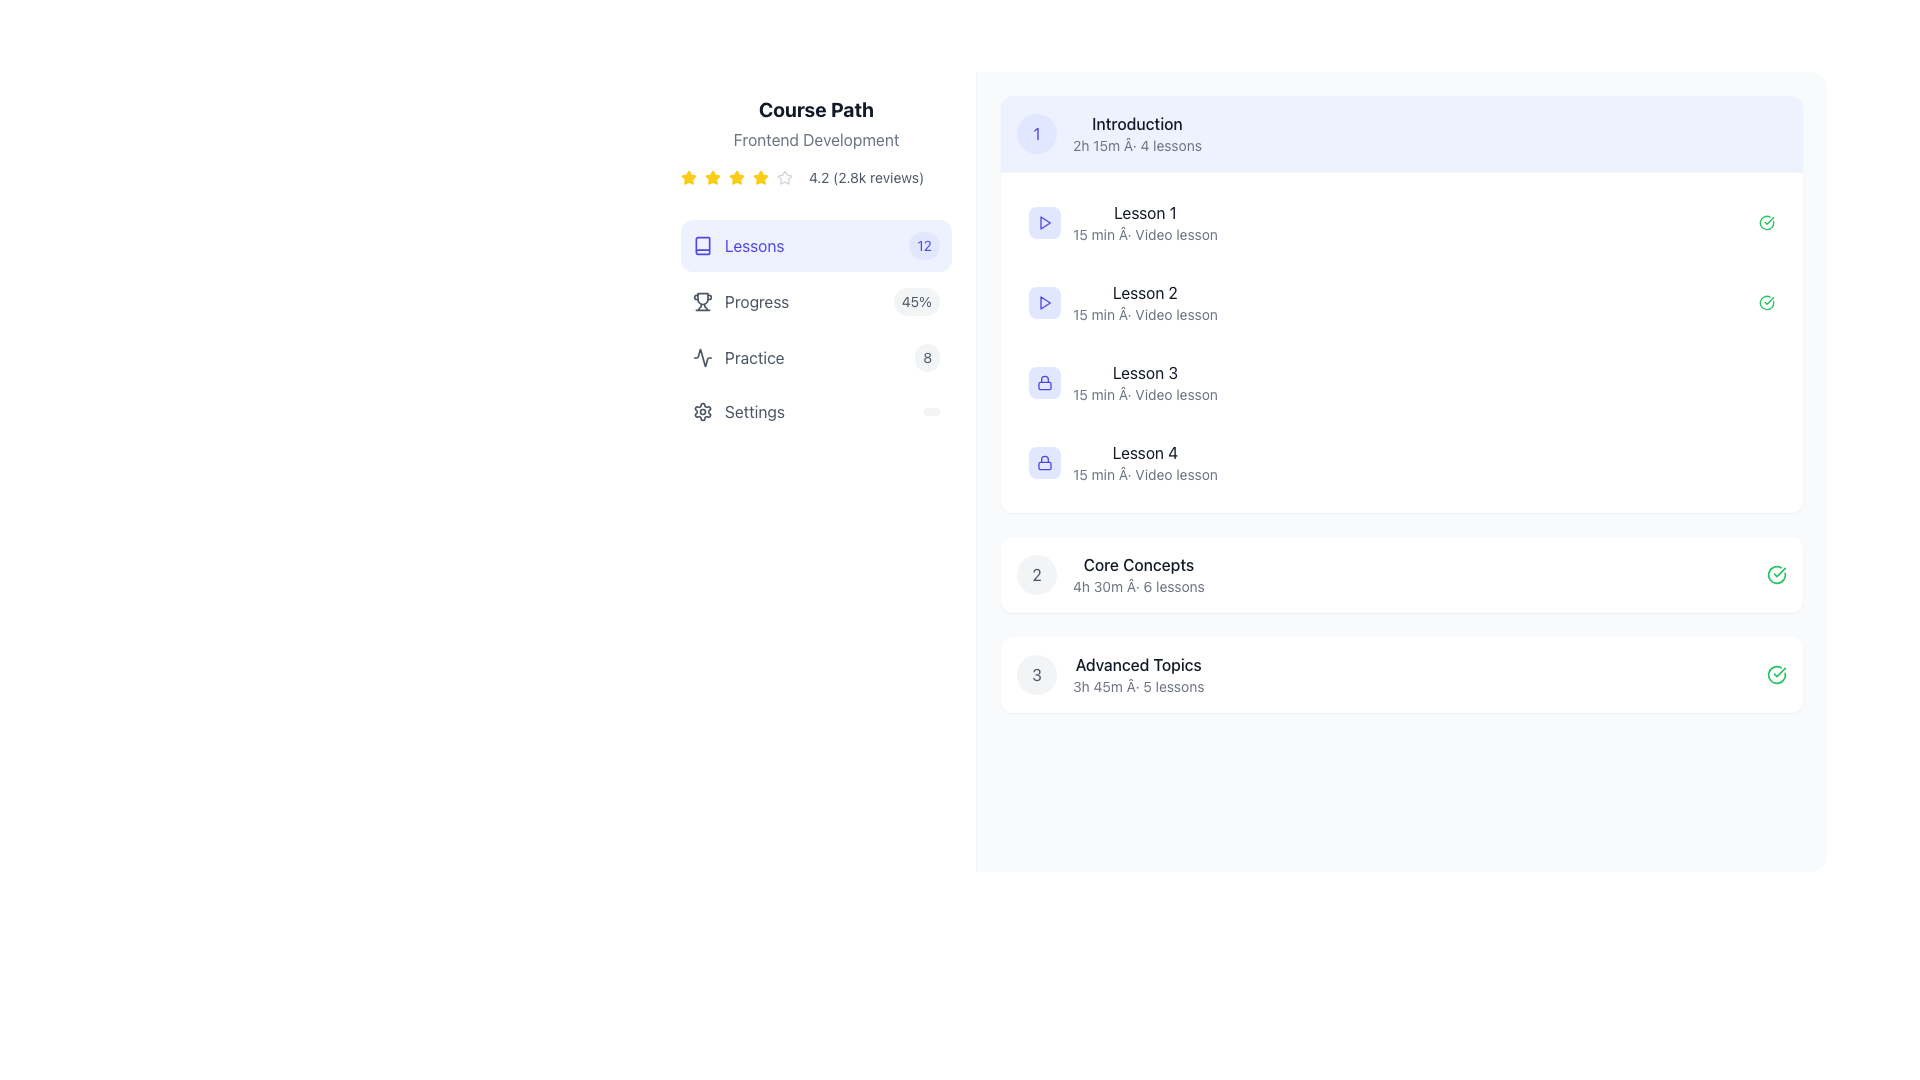 The image size is (1920, 1080). What do you see at coordinates (1044, 223) in the screenshot?
I see `the triangular play icon with a light indigo background that is located to the left of the text 'Lesson 1' in the 'Introduction' section` at bounding box center [1044, 223].